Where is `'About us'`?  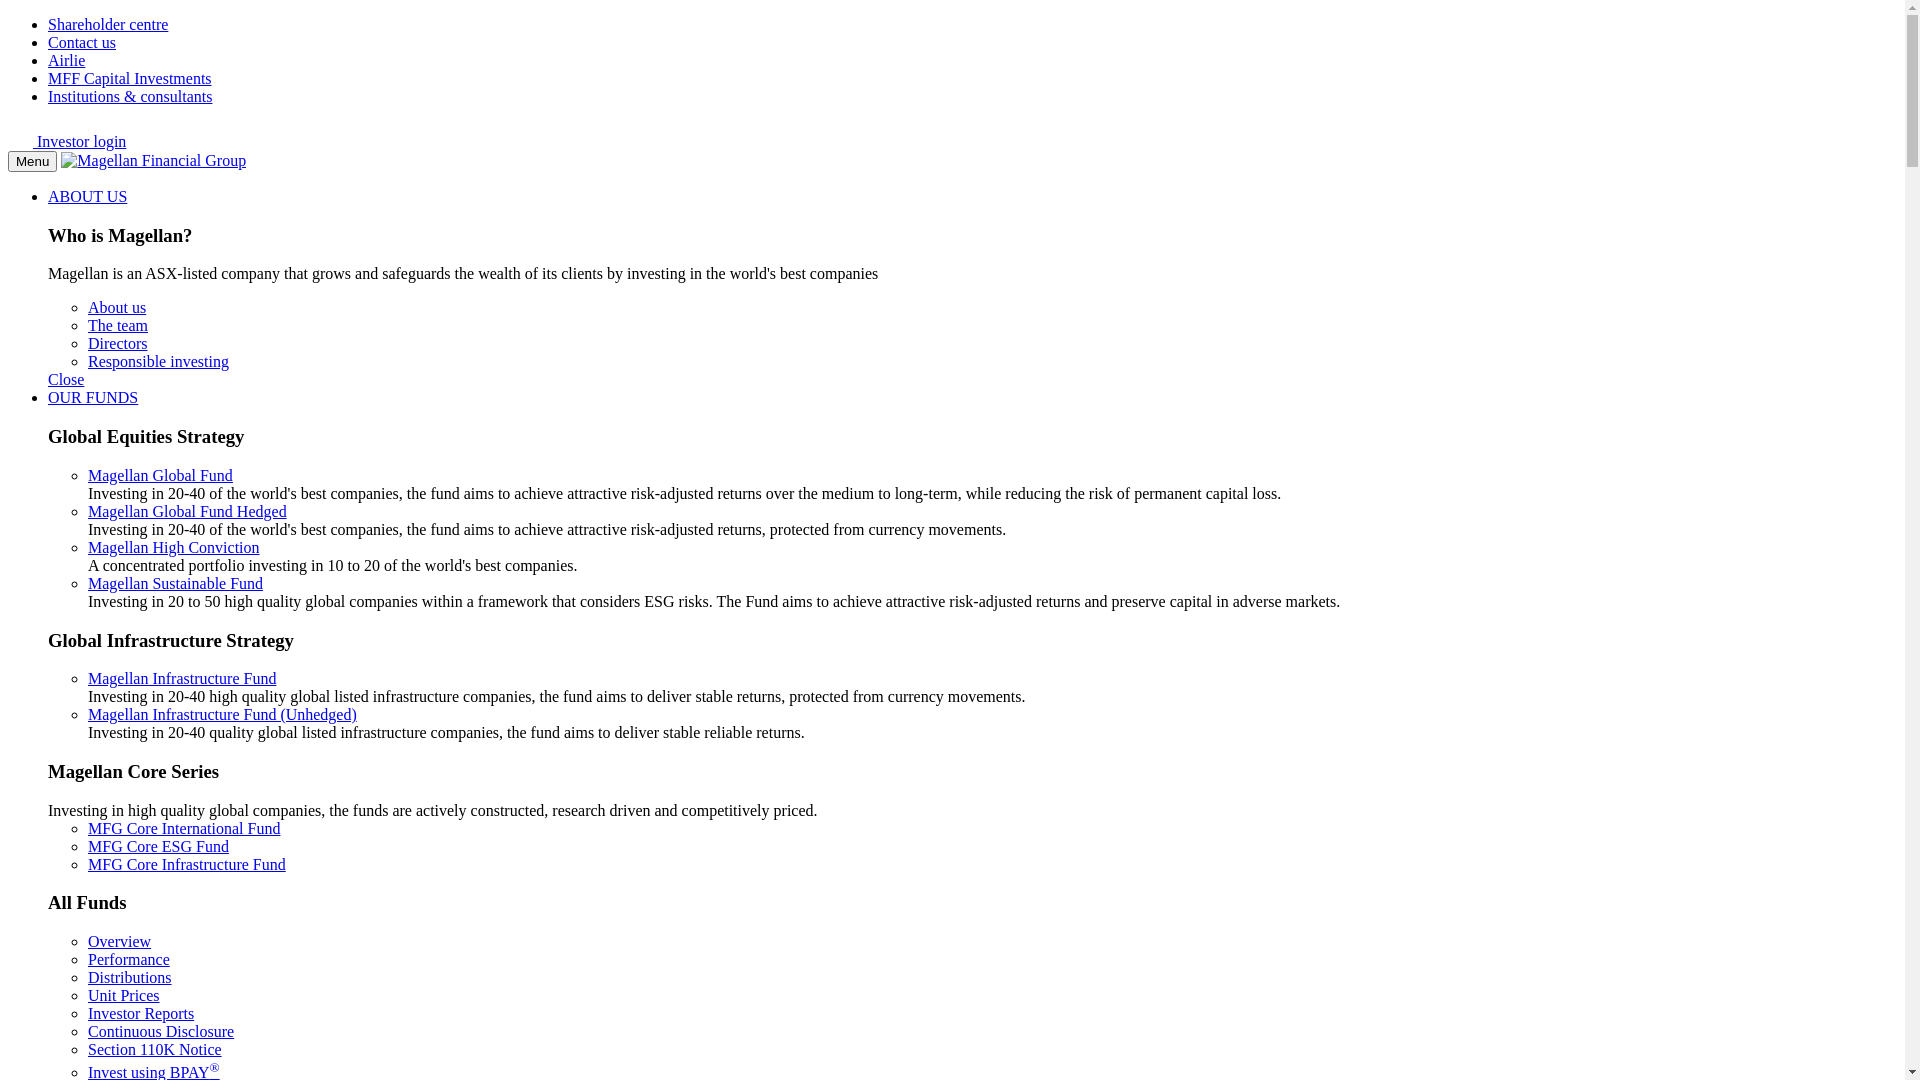
'About us' is located at coordinates (115, 307).